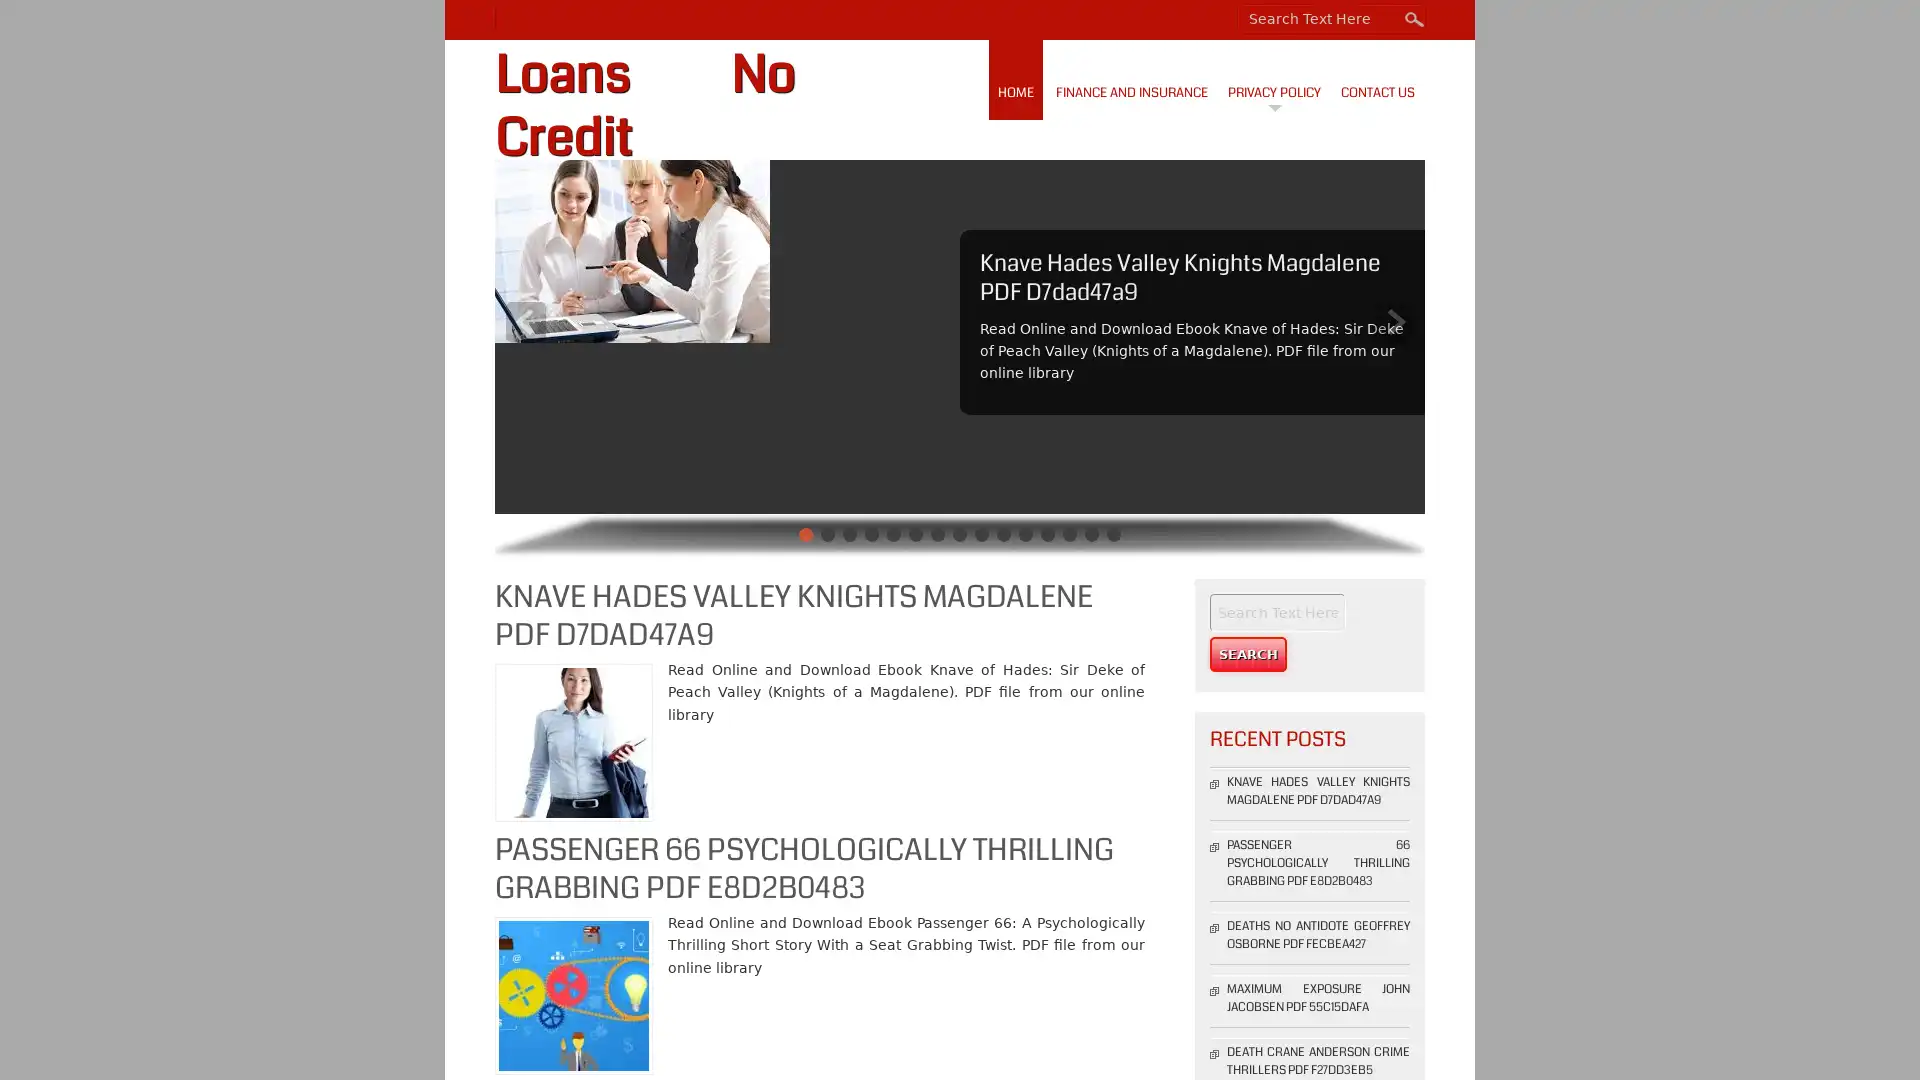 The image size is (1920, 1080). Describe the element at coordinates (1247, 654) in the screenshot. I see `Search` at that location.